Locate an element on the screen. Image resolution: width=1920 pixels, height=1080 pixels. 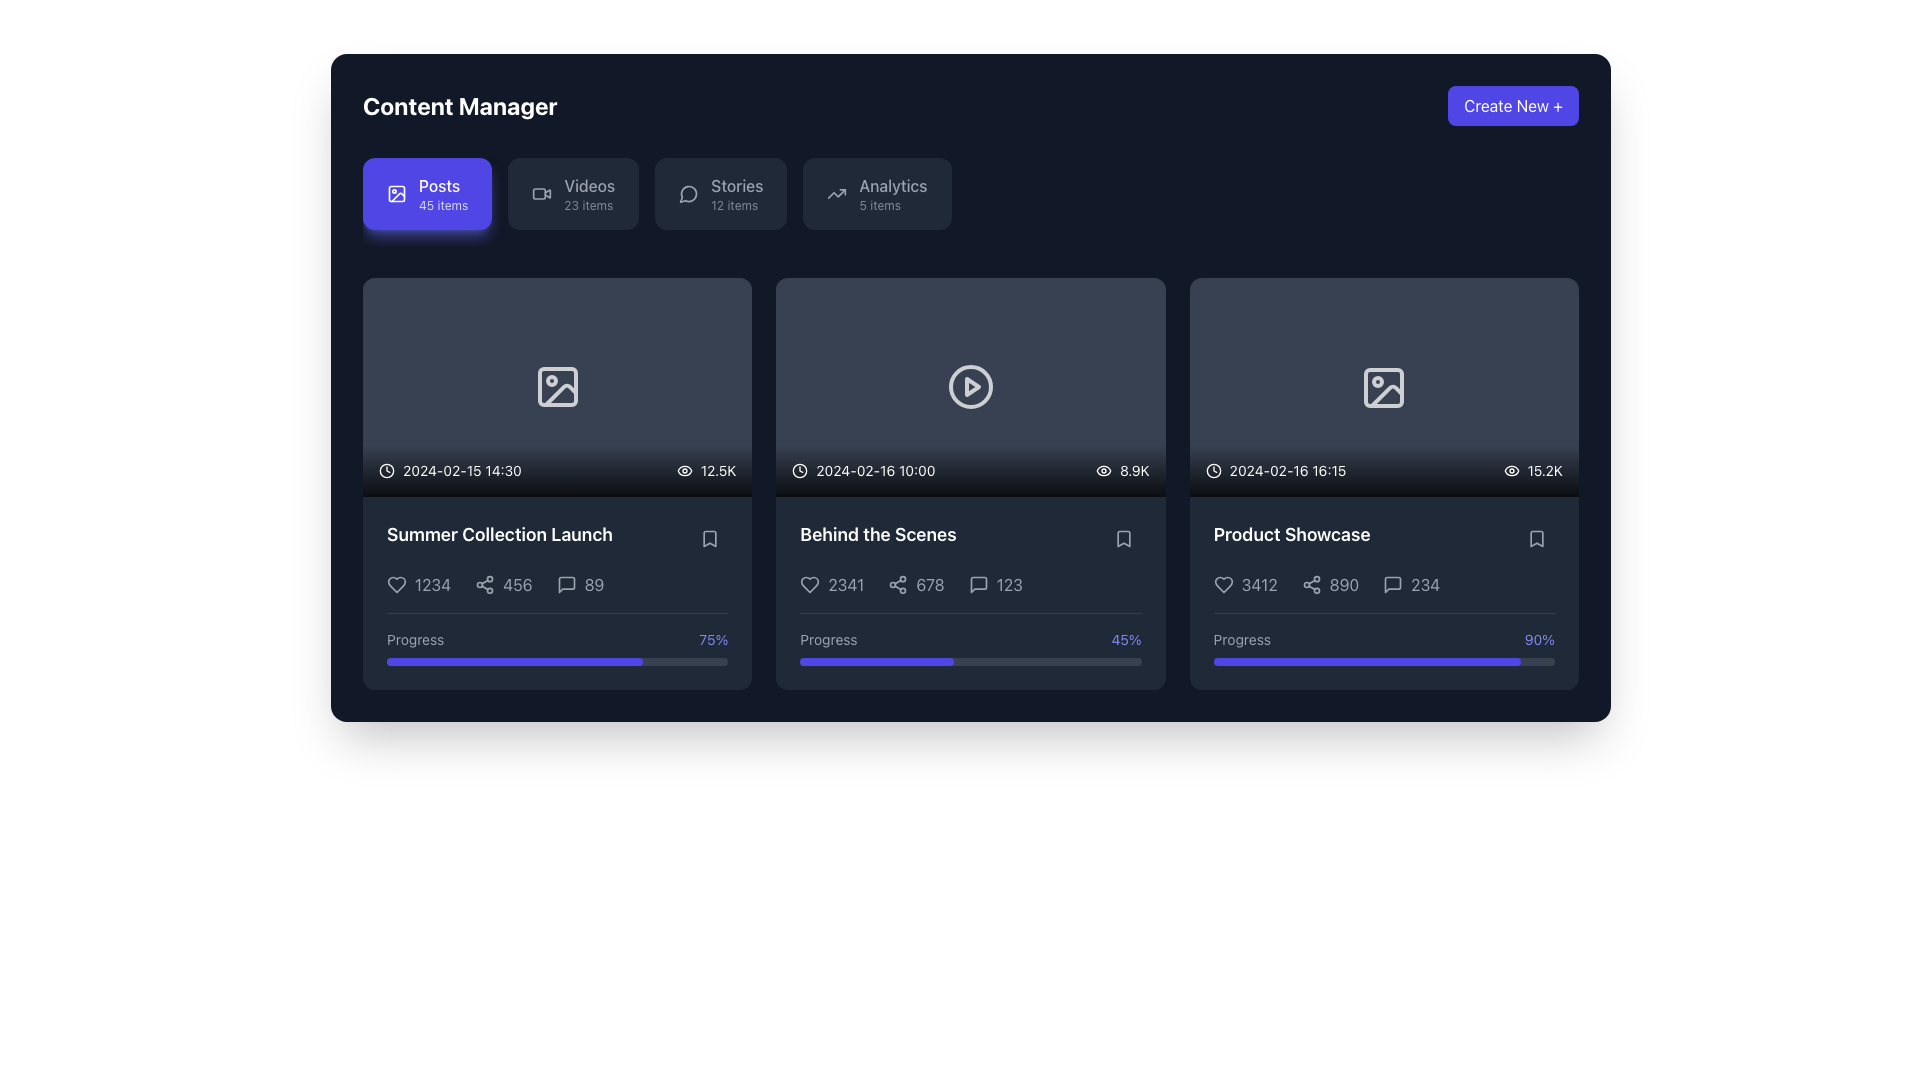
the combined UI component displaying the number '678' next to a share icon, styled in gray and positioned in the center card of the middle row is located at coordinates (915, 584).